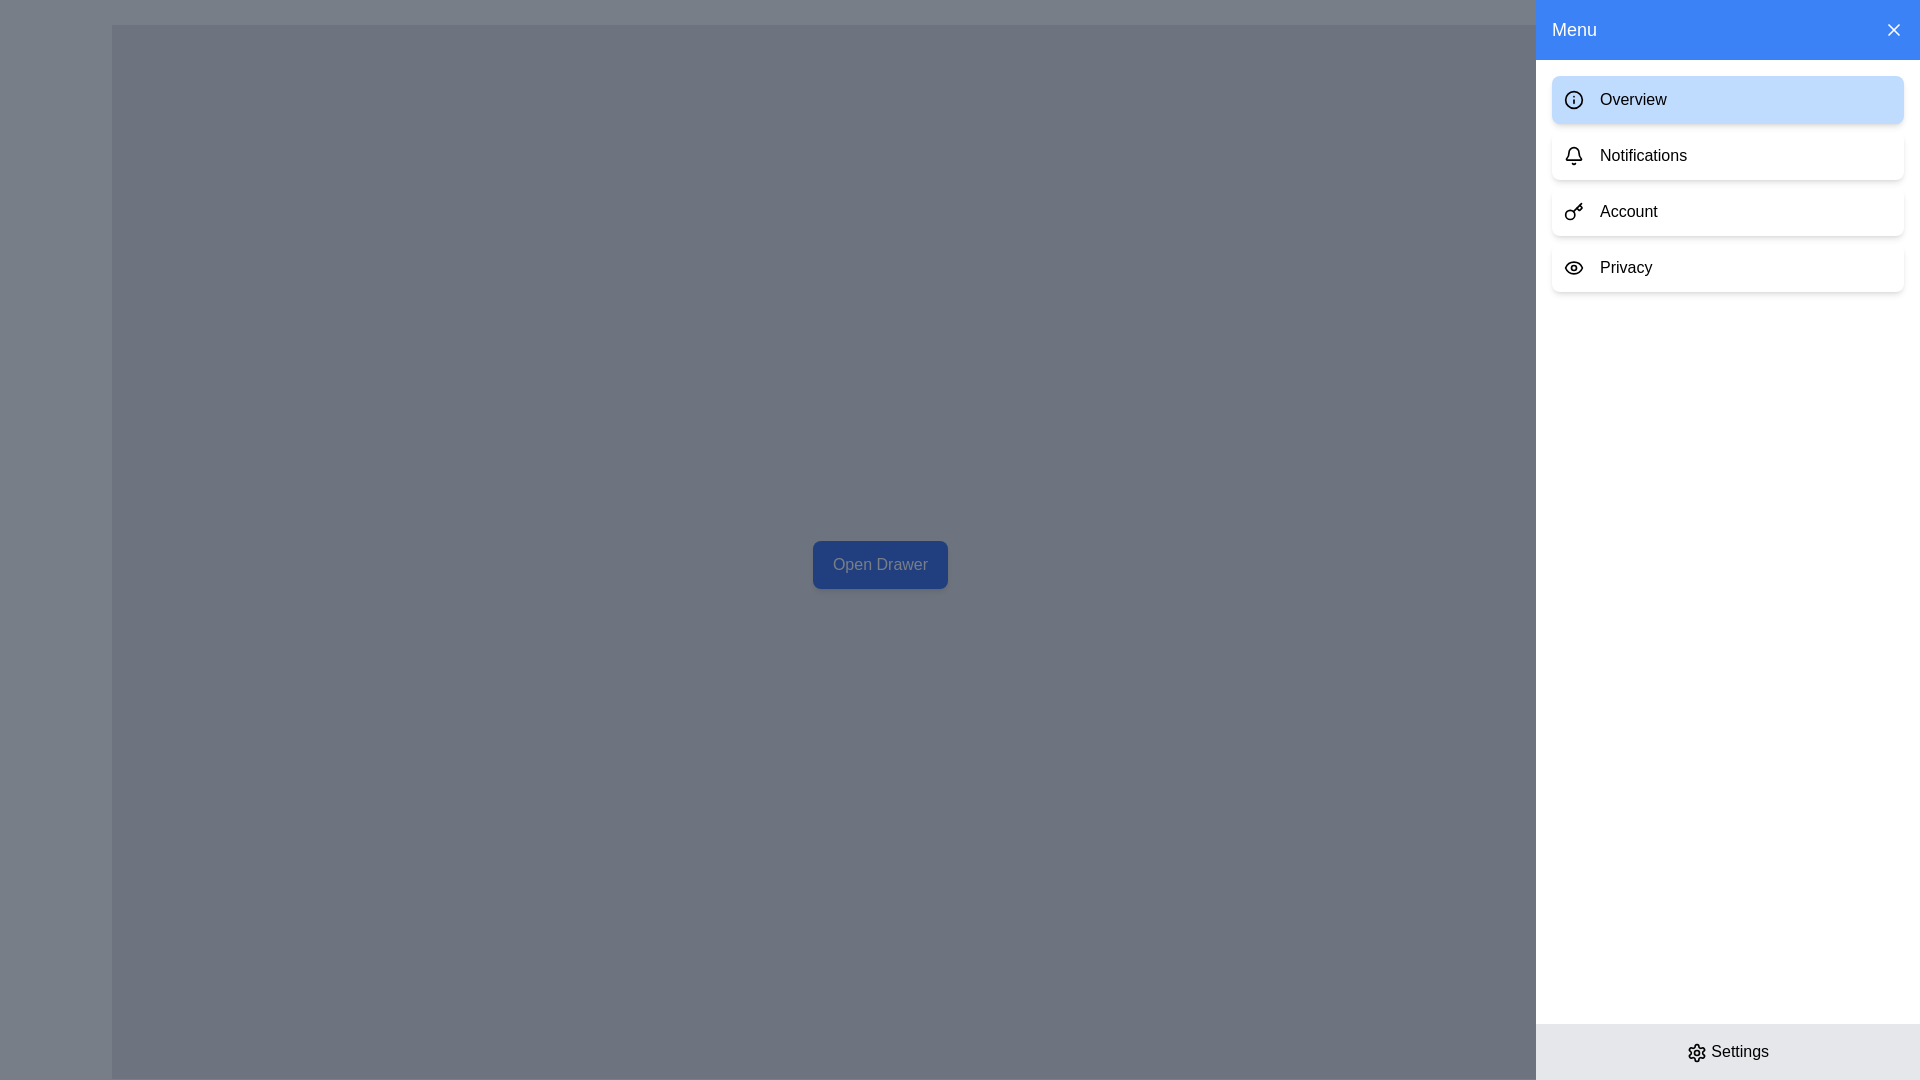 This screenshot has width=1920, height=1080. Describe the element at coordinates (1573, 266) in the screenshot. I see `the eye icon located at the beginning of the 'Privacy' option in the menu to identify the associated menu option` at that location.